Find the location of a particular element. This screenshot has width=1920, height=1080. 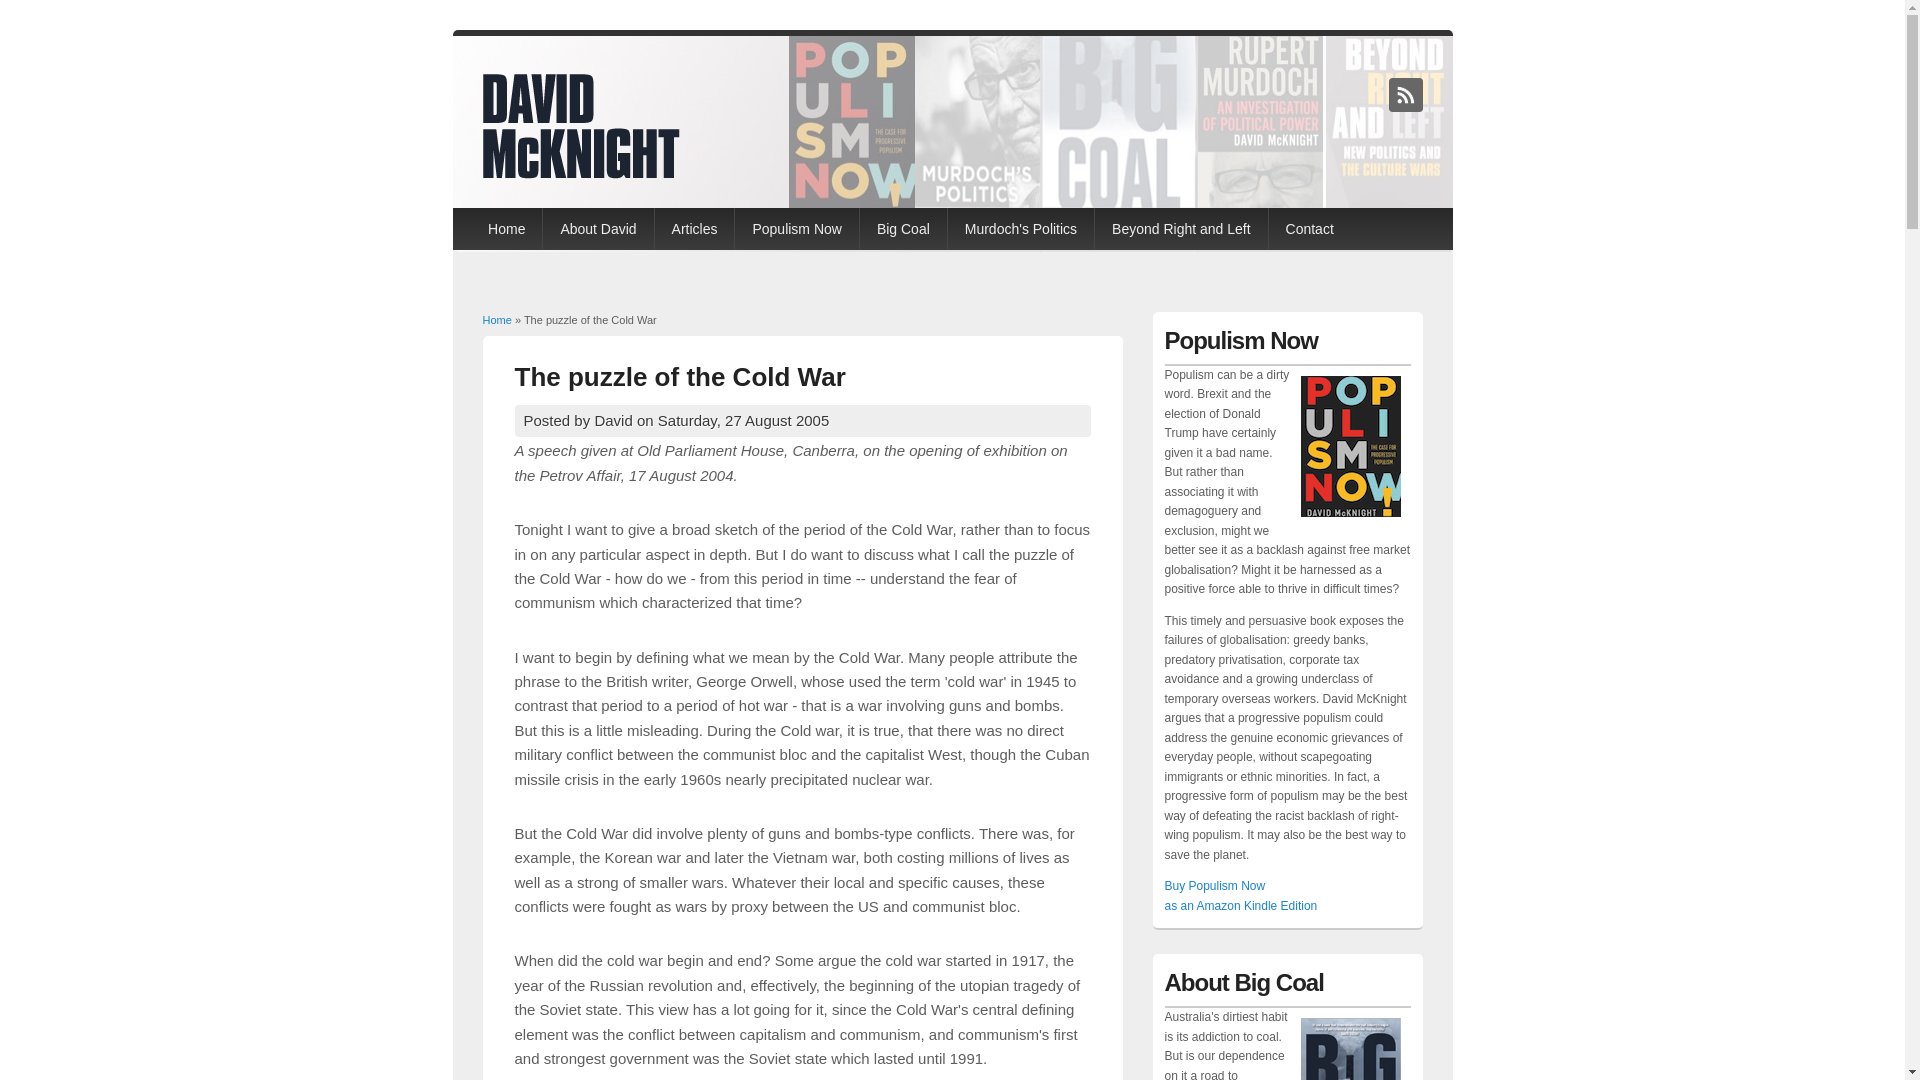

'Murdoch's Politics' is located at coordinates (1021, 227).